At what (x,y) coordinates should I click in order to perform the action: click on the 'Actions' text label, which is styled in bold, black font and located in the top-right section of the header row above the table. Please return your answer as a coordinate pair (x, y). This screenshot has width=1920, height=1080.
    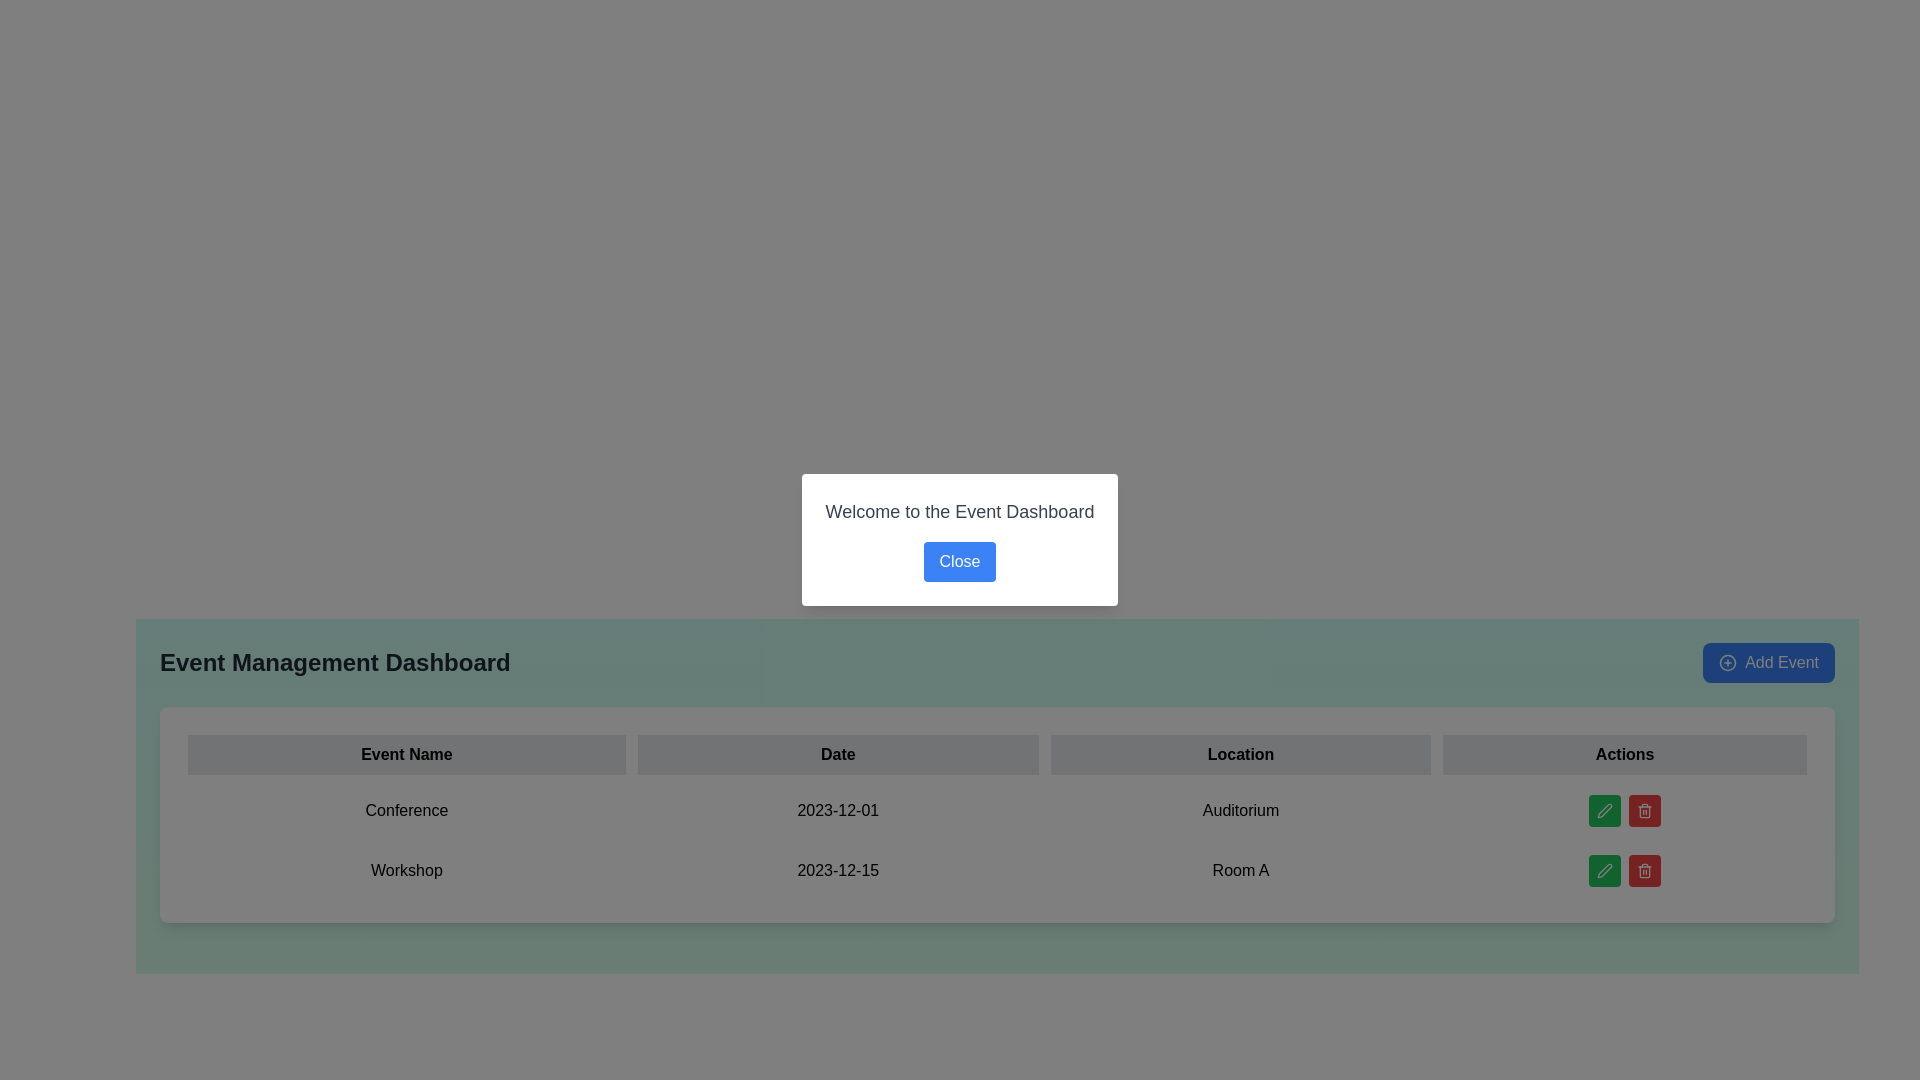
    Looking at the image, I should click on (1625, 755).